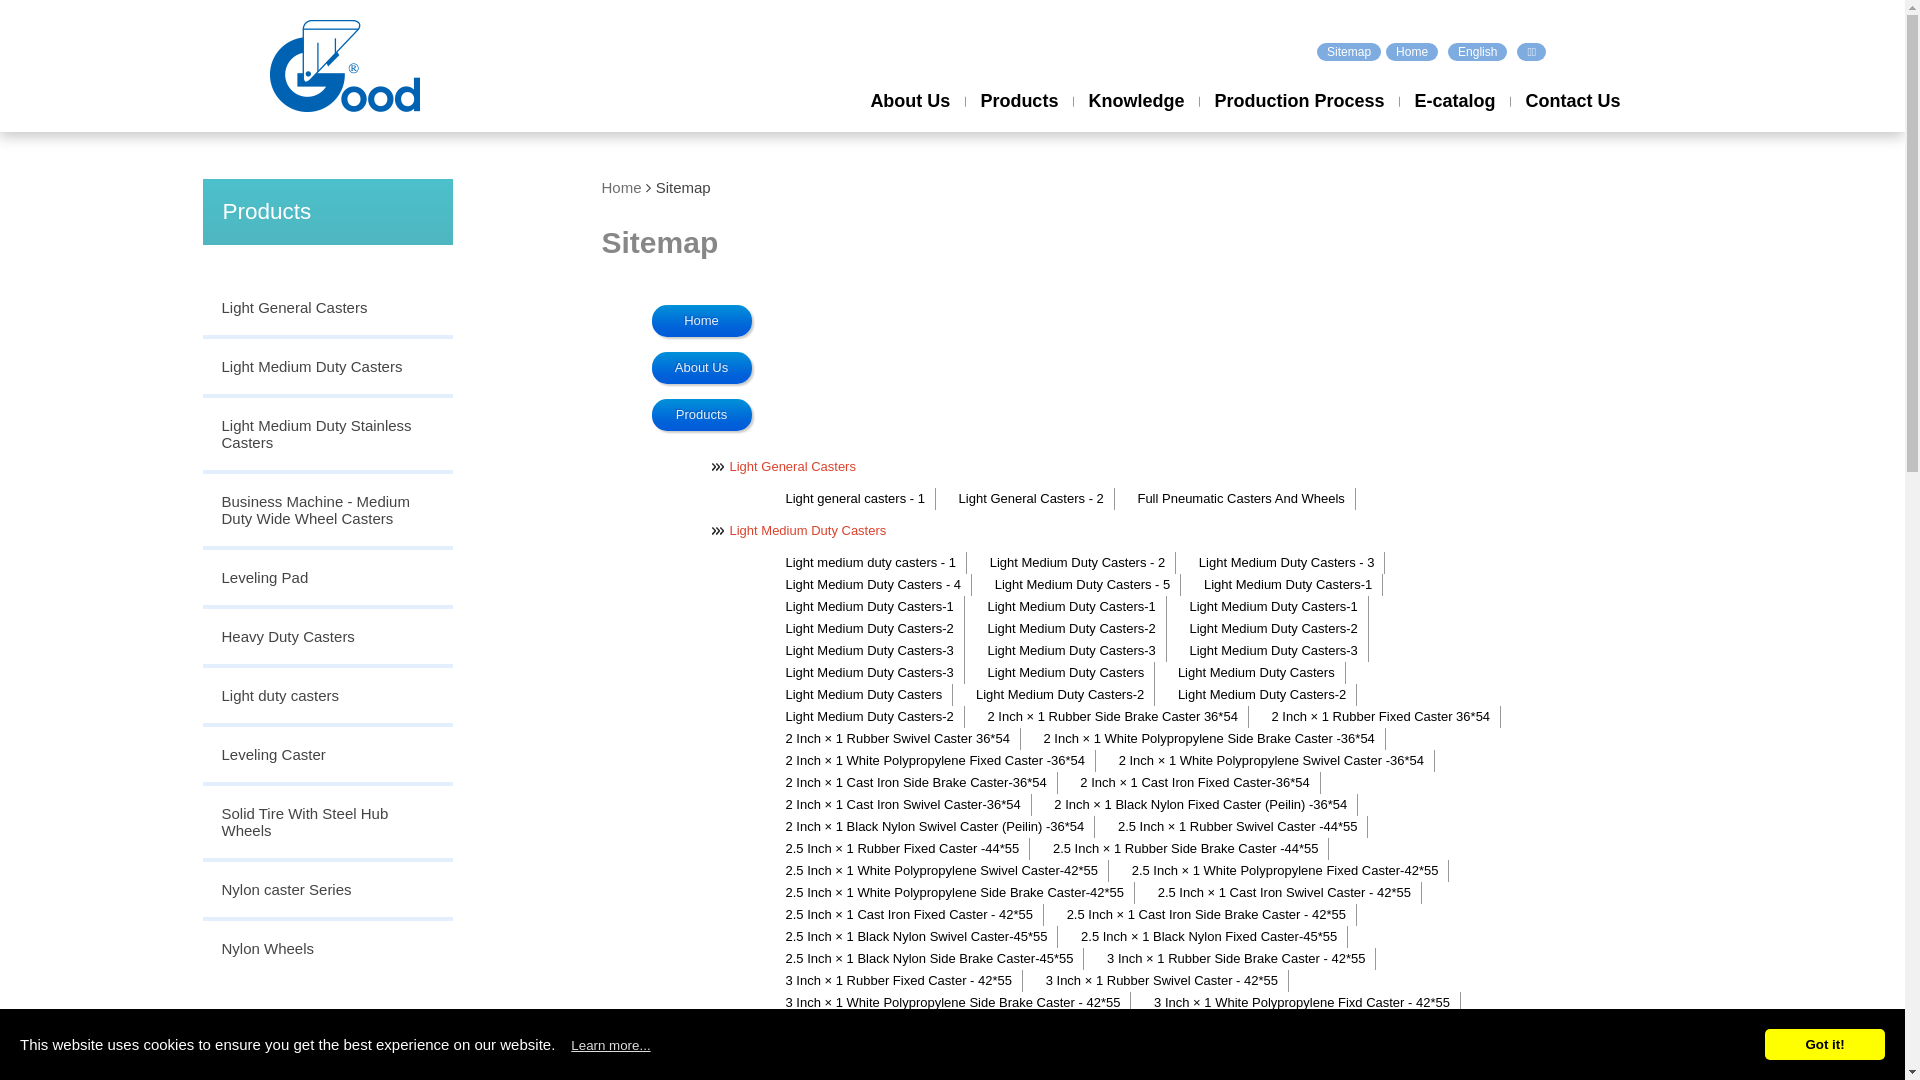  What do you see at coordinates (268, 64) in the screenshot?
I see `'GREAT MING LEN ENTERPRISE CO., LTD.'` at bounding box center [268, 64].